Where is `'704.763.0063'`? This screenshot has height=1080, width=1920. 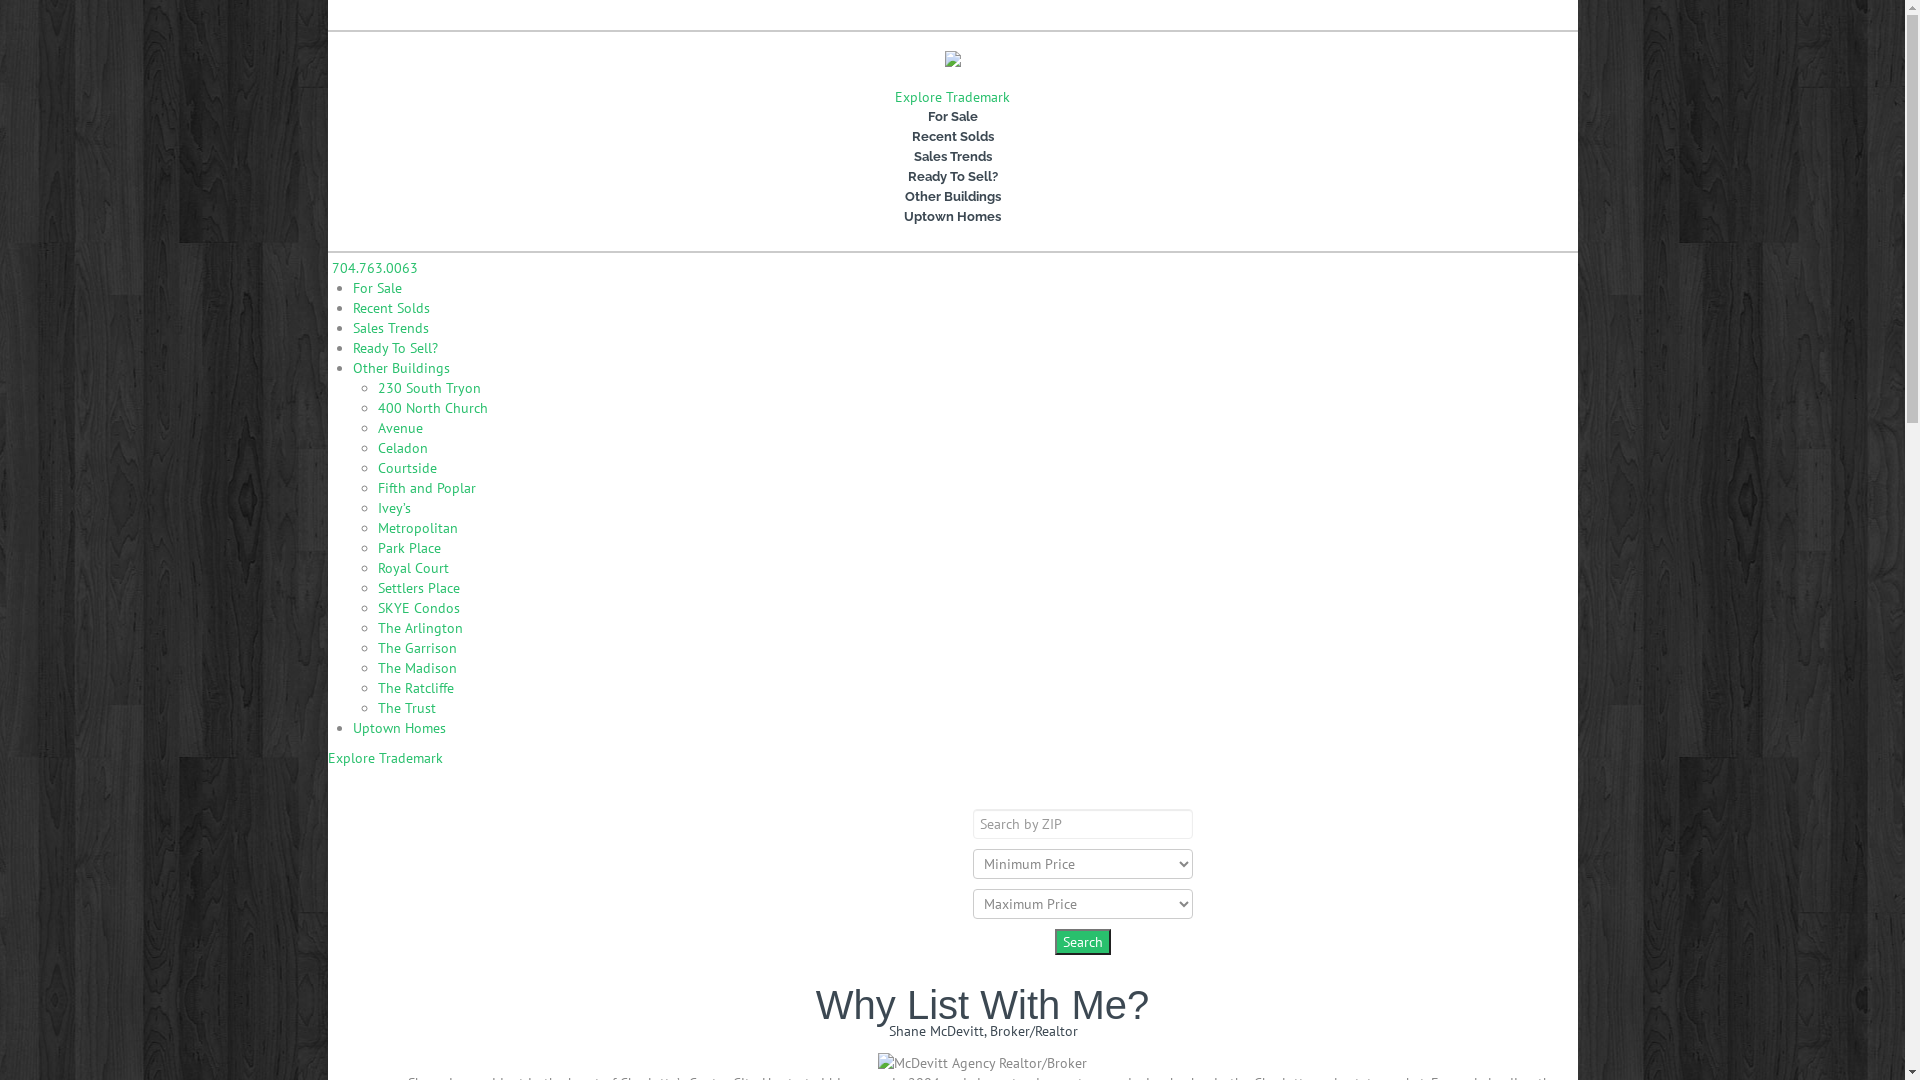 '704.763.0063' is located at coordinates (410, 15).